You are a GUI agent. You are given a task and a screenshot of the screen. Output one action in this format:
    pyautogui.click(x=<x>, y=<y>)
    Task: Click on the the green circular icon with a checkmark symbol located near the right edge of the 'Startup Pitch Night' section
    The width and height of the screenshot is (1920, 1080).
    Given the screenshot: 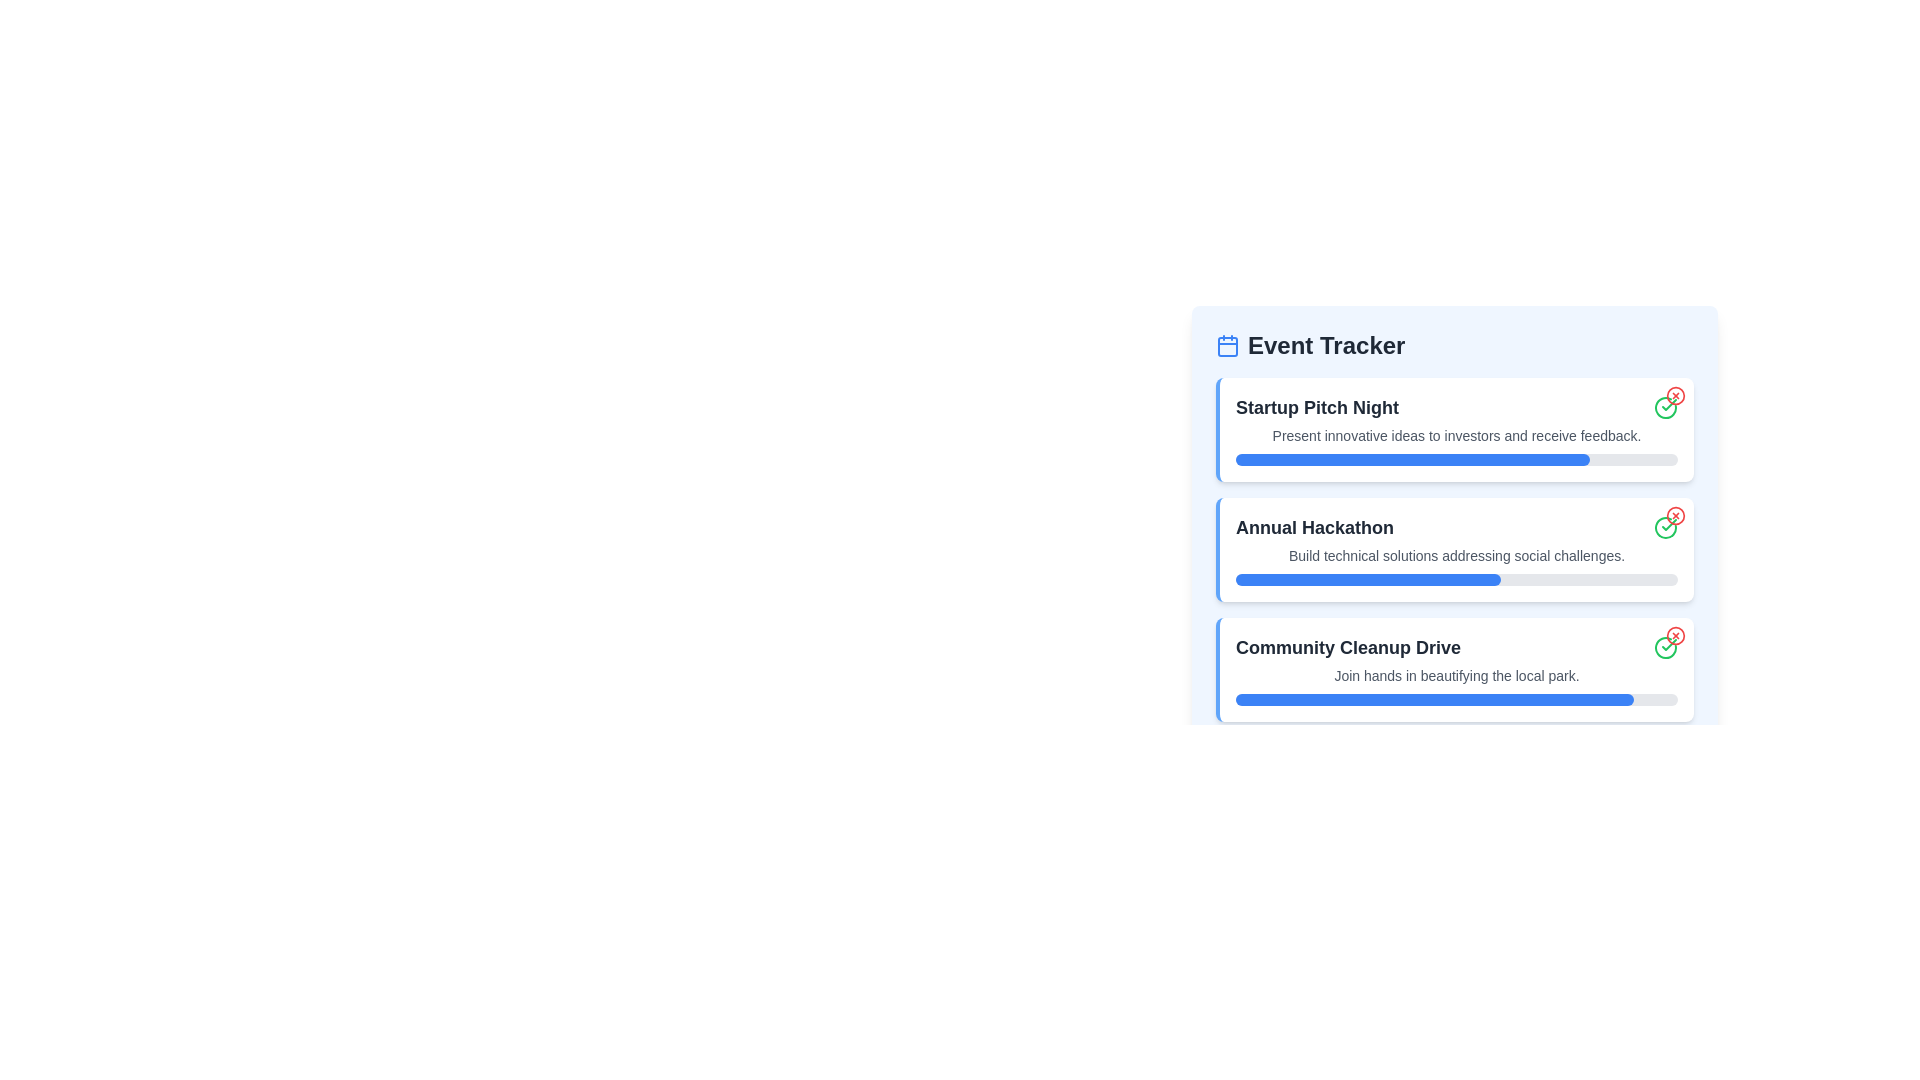 What is the action you would take?
    pyautogui.click(x=1665, y=407)
    